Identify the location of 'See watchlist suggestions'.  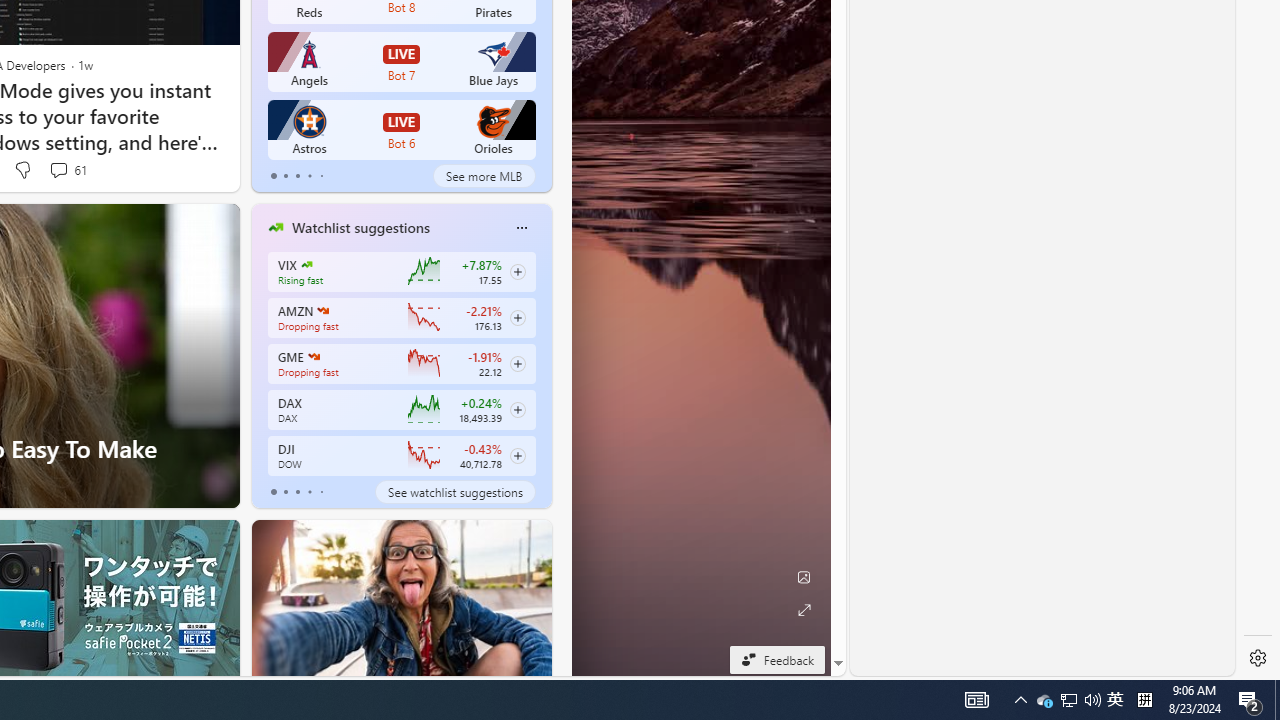
(454, 492).